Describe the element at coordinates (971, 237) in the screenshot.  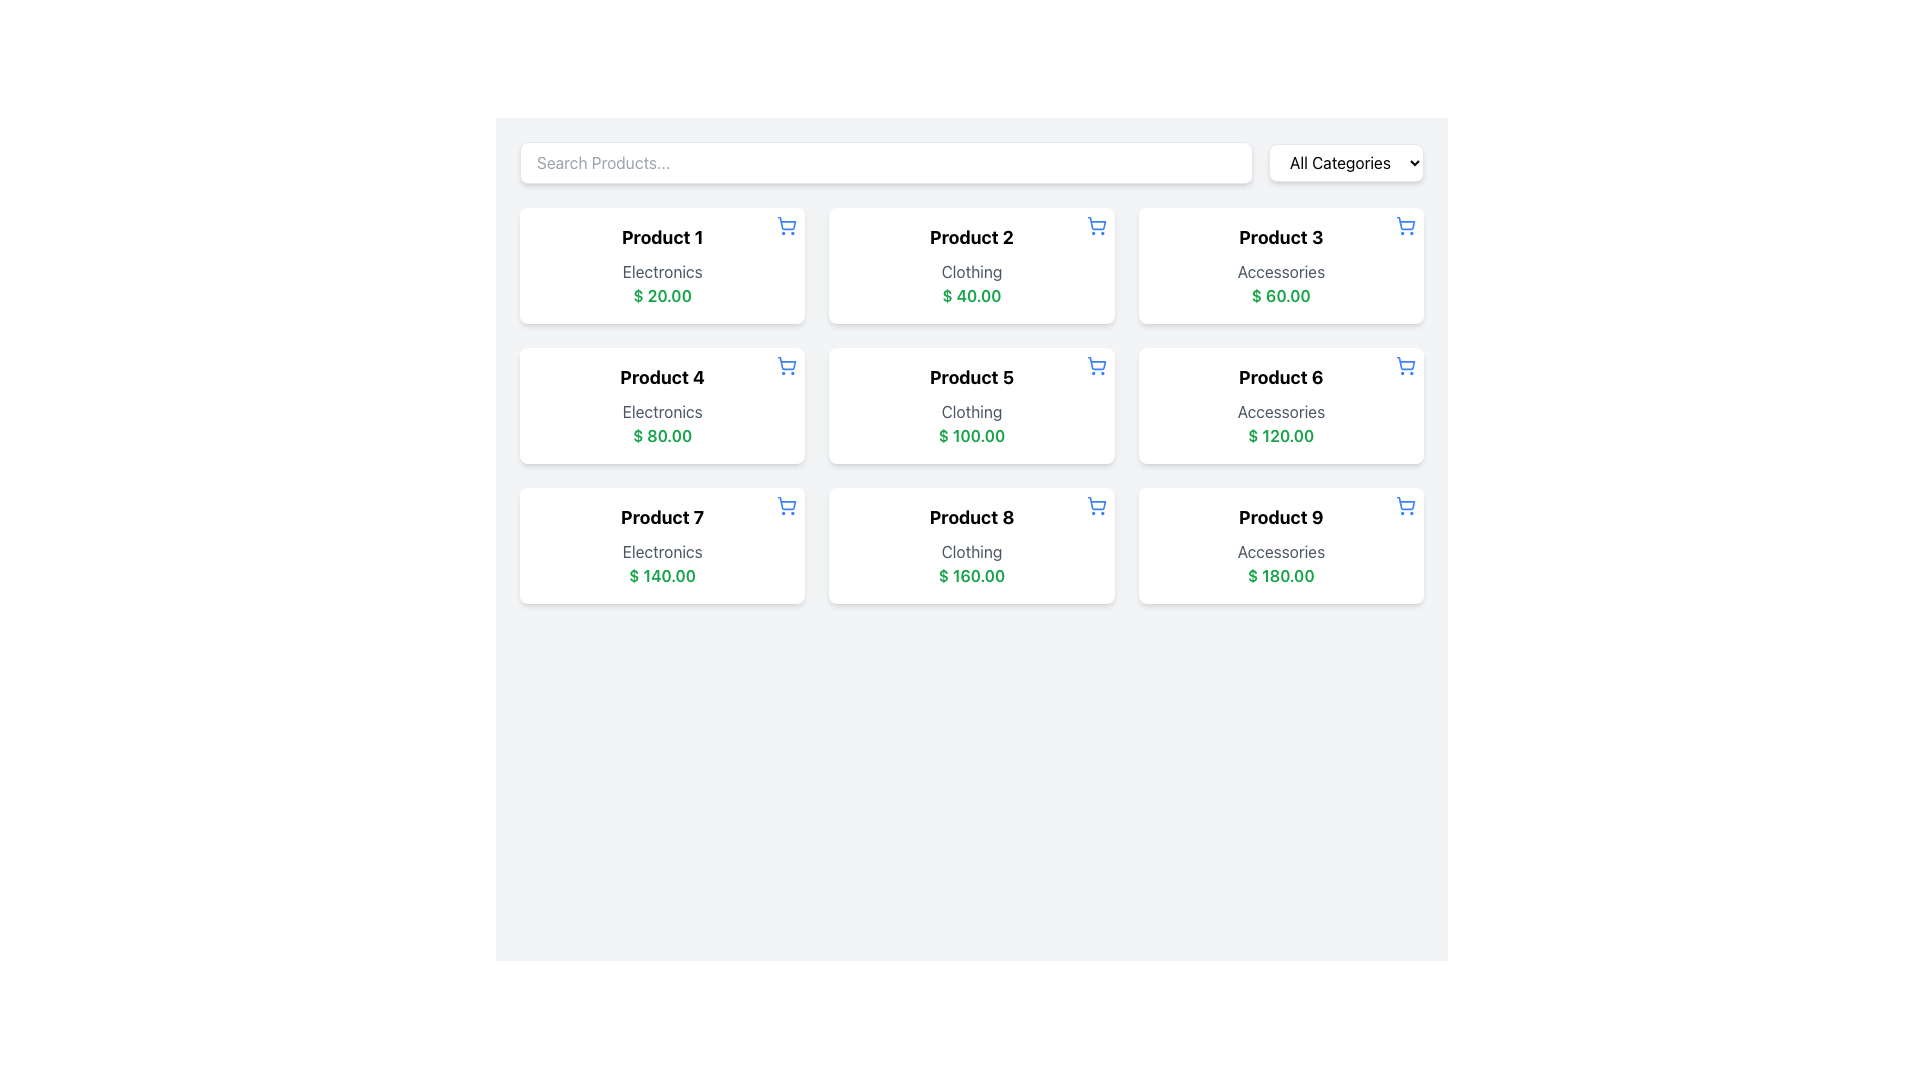
I see `the Text label that serves as the title of the product in the card for 'Product 2', located centrally above the 'Clothing' and '$ 40.00' text` at that location.